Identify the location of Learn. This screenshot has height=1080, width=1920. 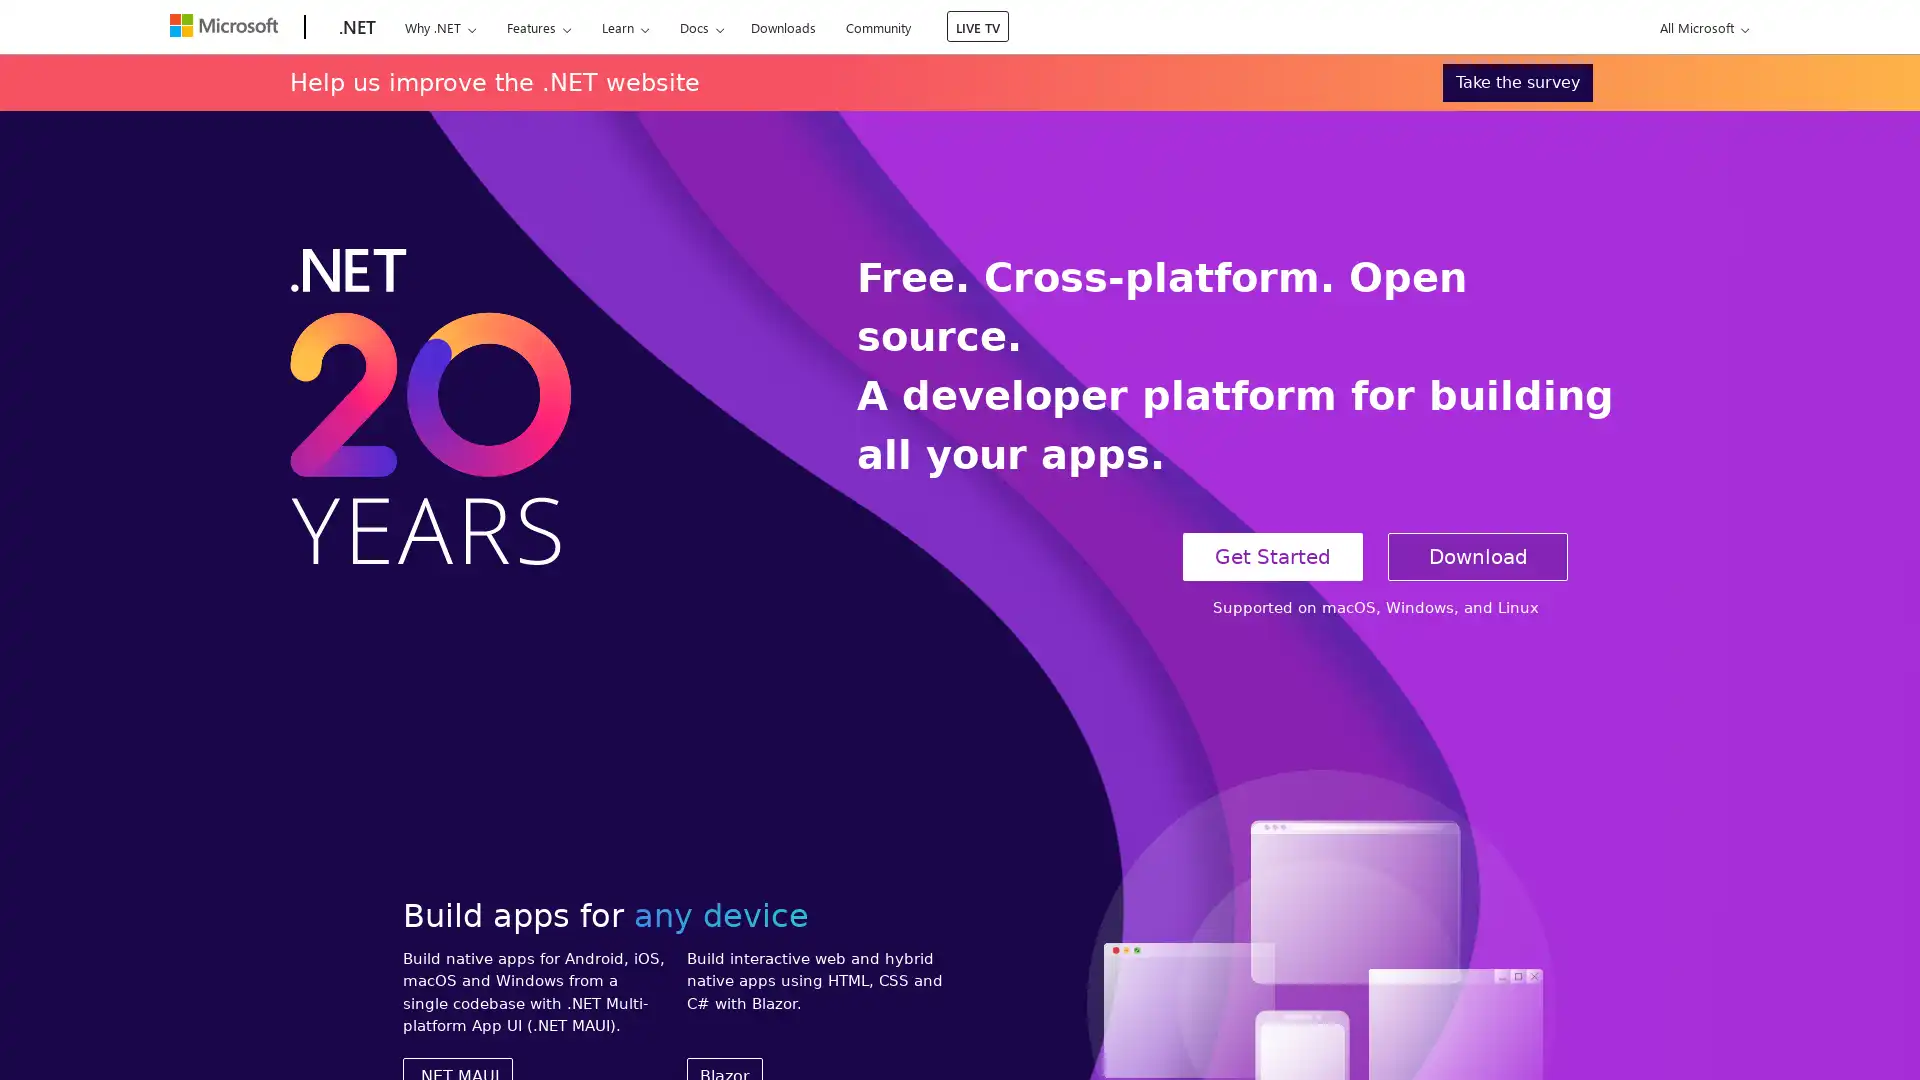
(623, 27).